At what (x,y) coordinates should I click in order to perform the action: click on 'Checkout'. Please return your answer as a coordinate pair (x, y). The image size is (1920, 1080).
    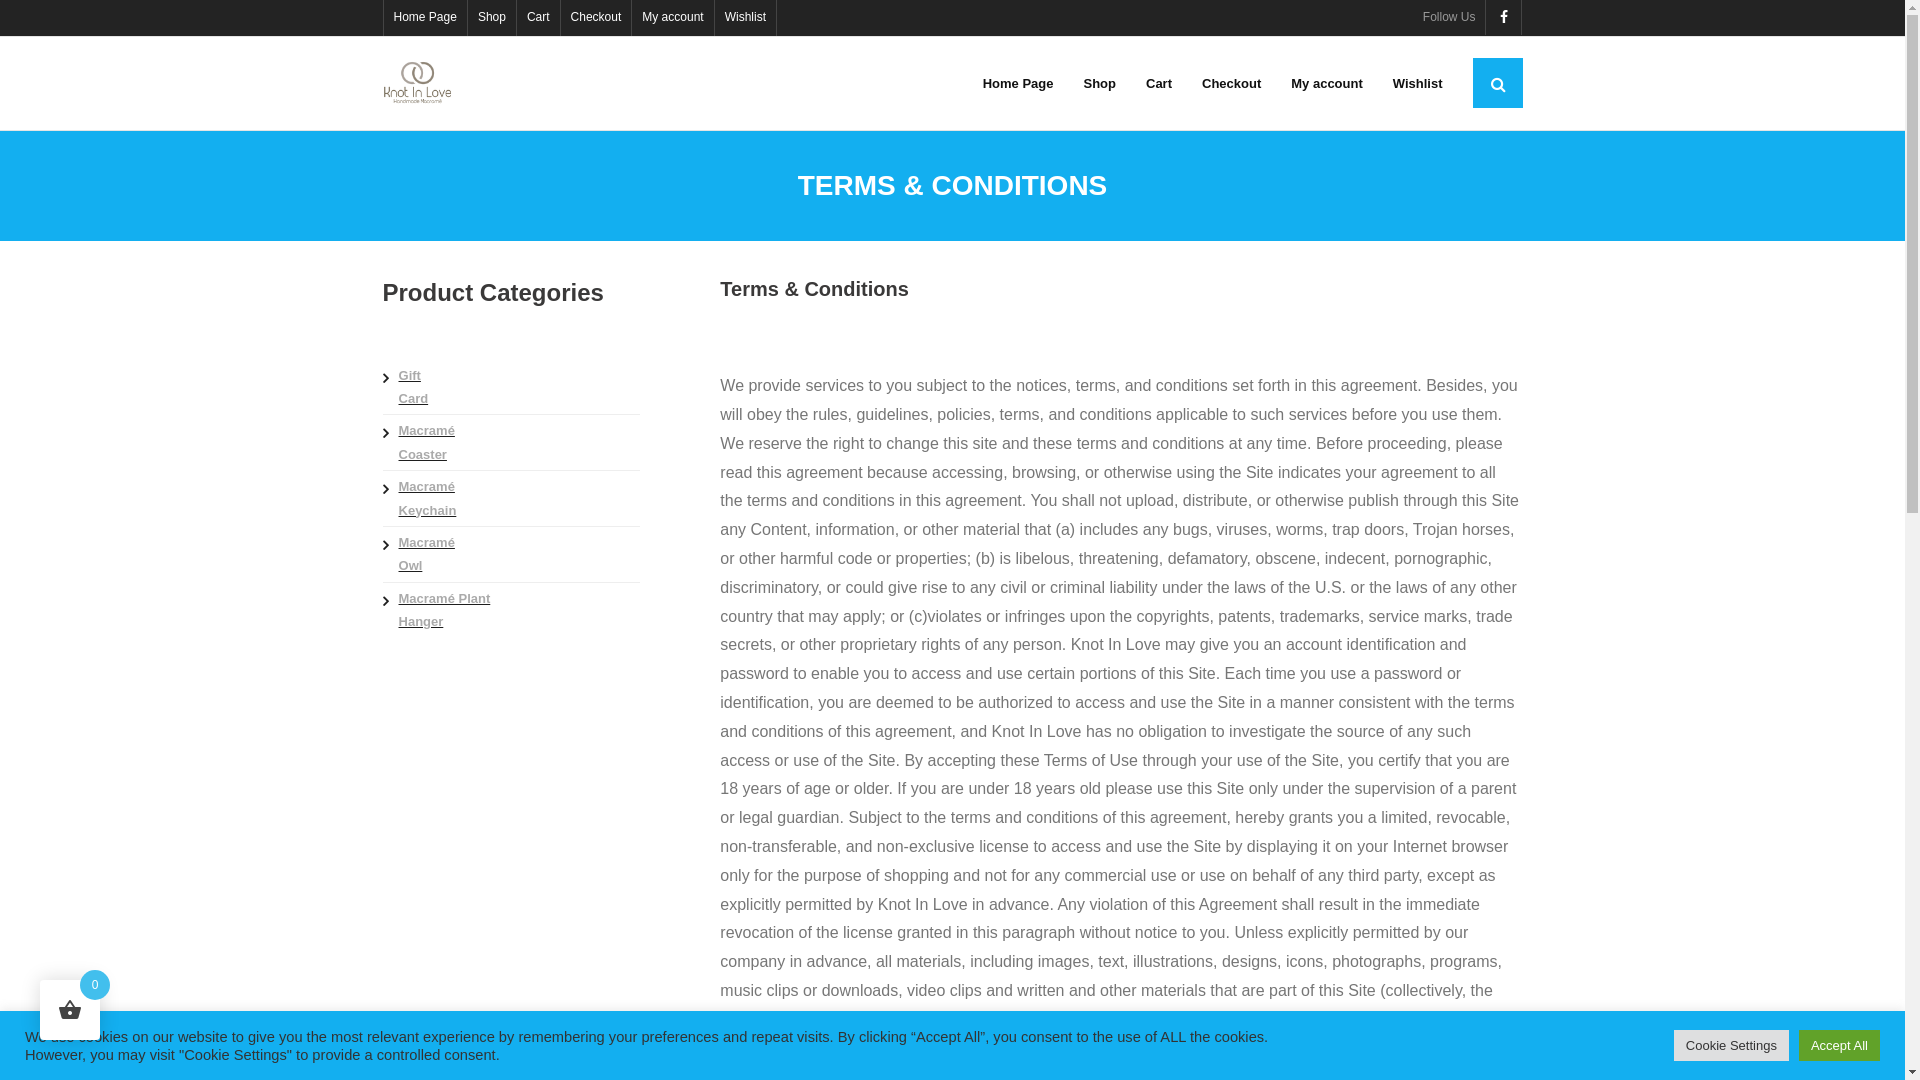
    Looking at the image, I should click on (1230, 82).